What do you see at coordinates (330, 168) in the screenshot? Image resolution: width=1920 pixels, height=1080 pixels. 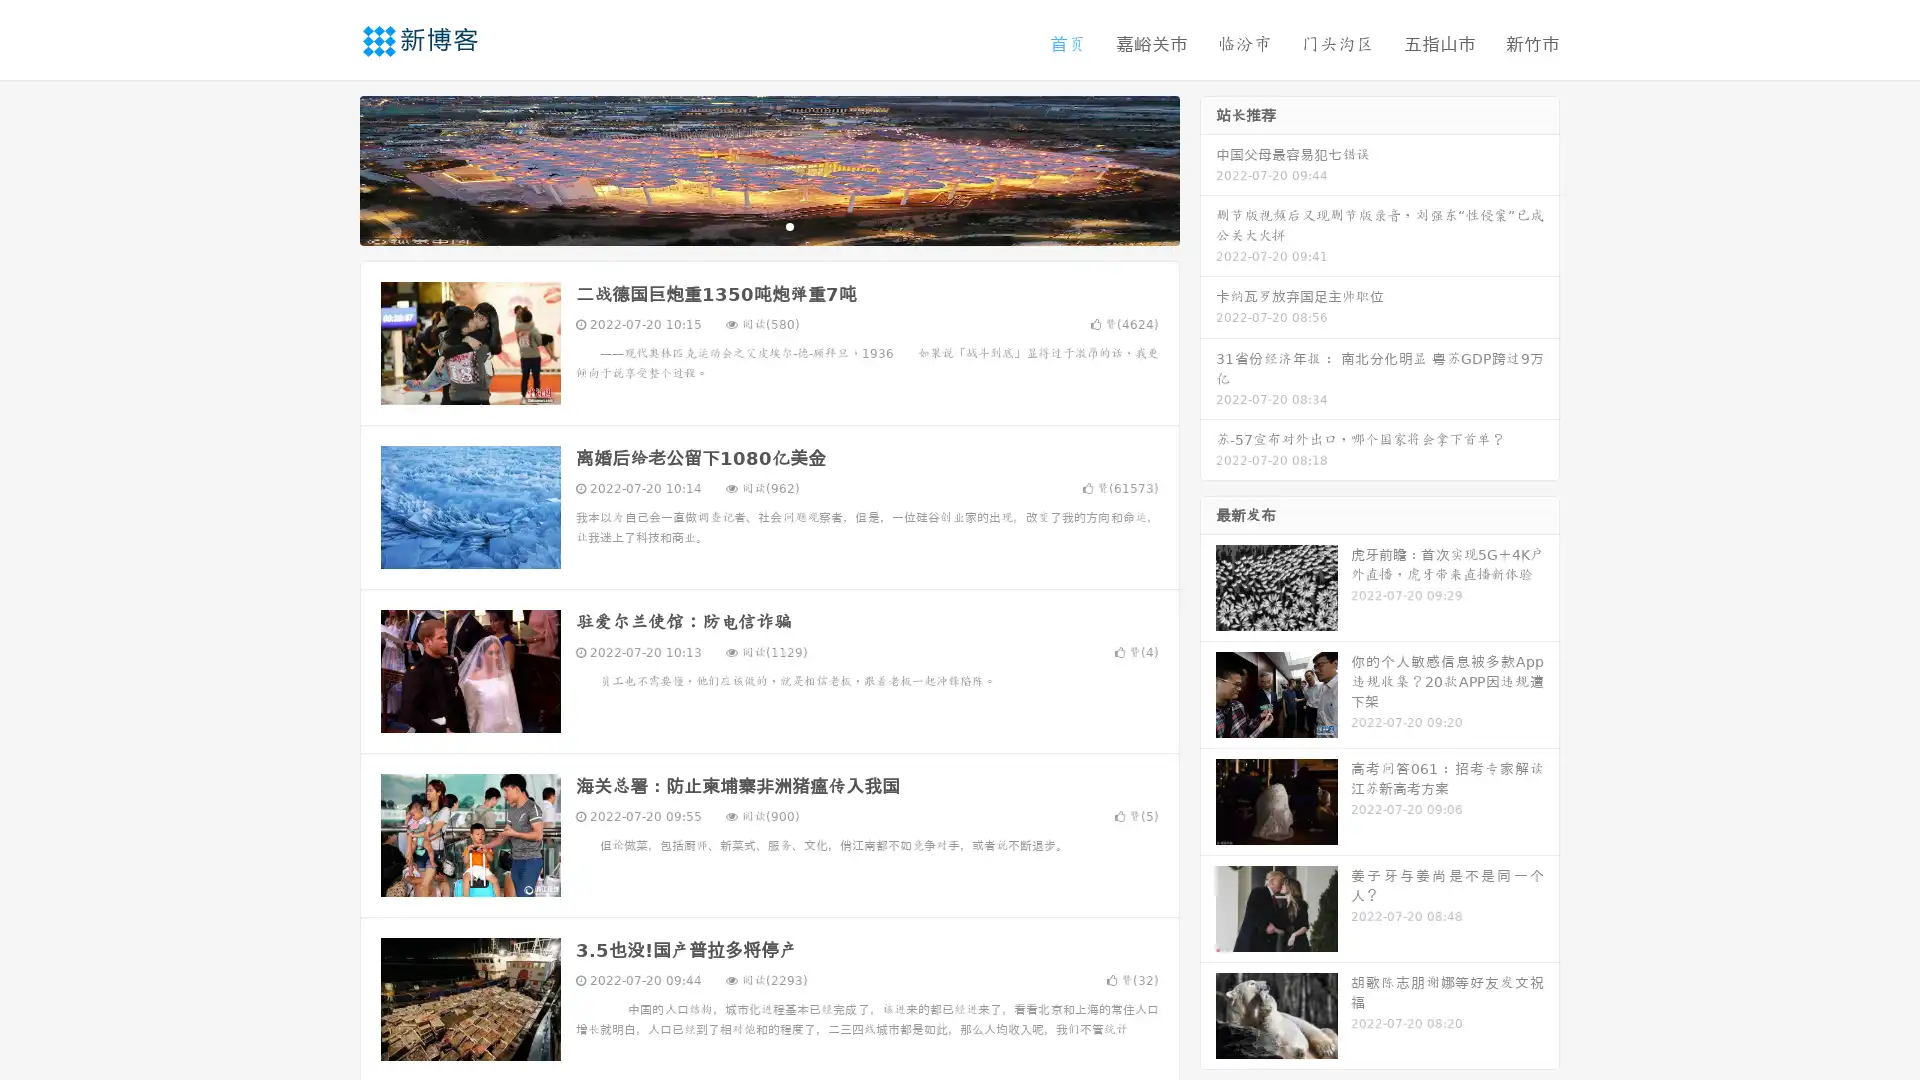 I see `Previous slide` at bounding box center [330, 168].